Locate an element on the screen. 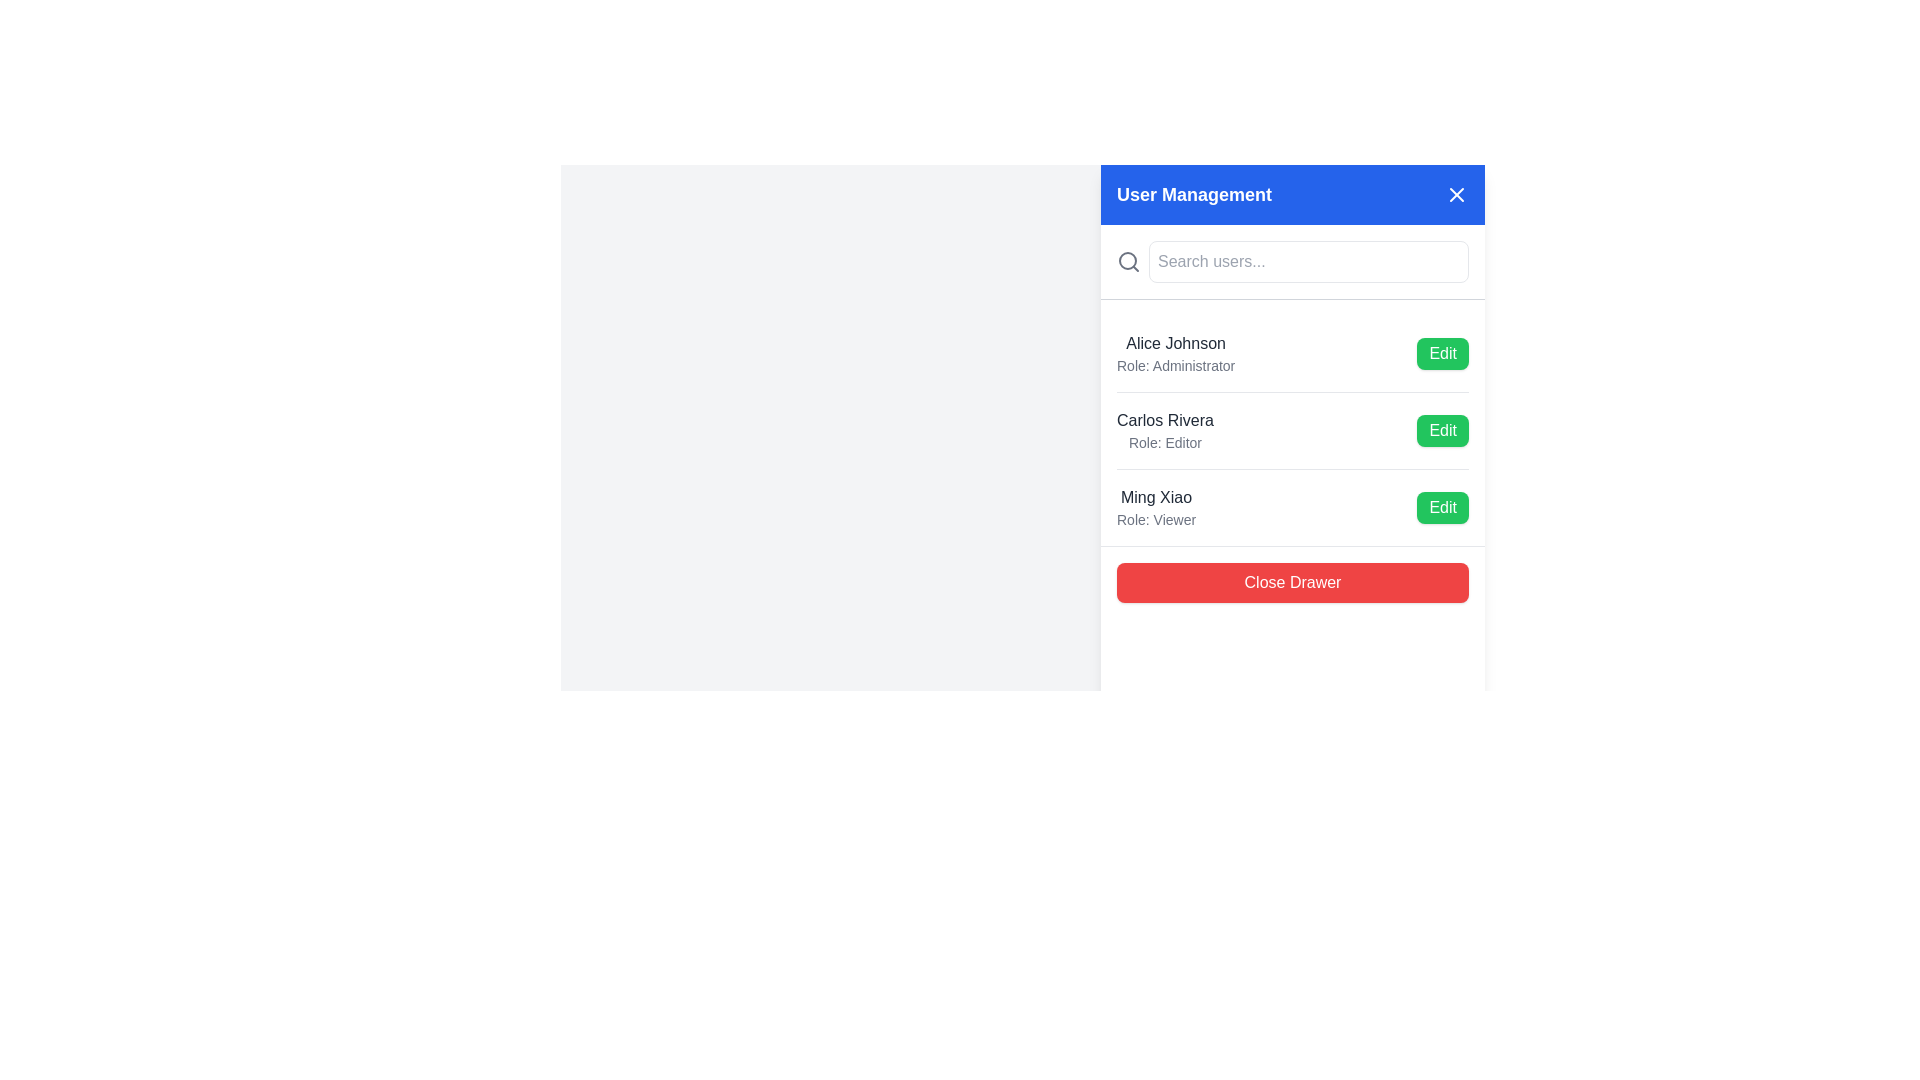 The height and width of the screenshot is (1080, 1920). the edit button associated with the user 'Alice Johnson' to observe any hover effects is located at coordinates (1443, 353).